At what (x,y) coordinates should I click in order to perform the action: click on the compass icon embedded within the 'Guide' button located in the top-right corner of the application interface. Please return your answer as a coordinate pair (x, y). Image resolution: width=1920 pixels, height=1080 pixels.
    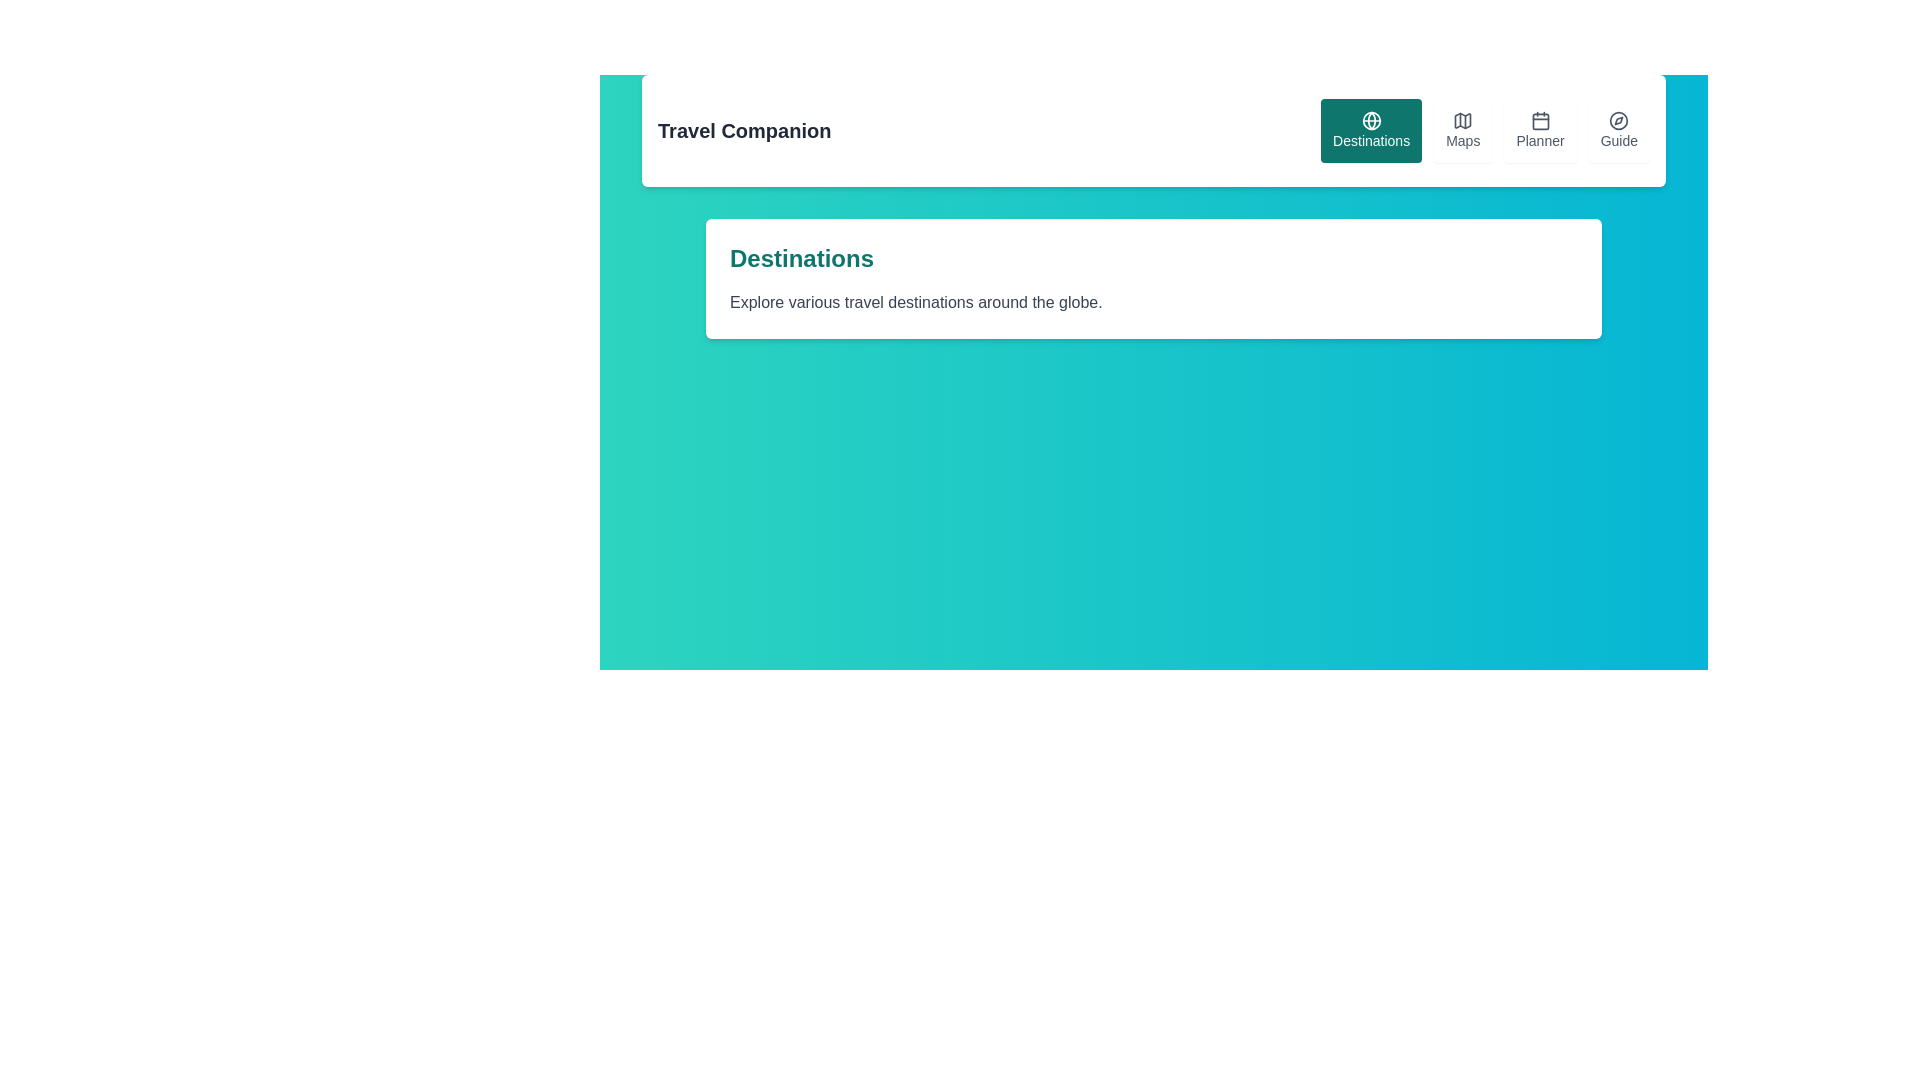
    Looking at the image, I should click on (1619, 120).